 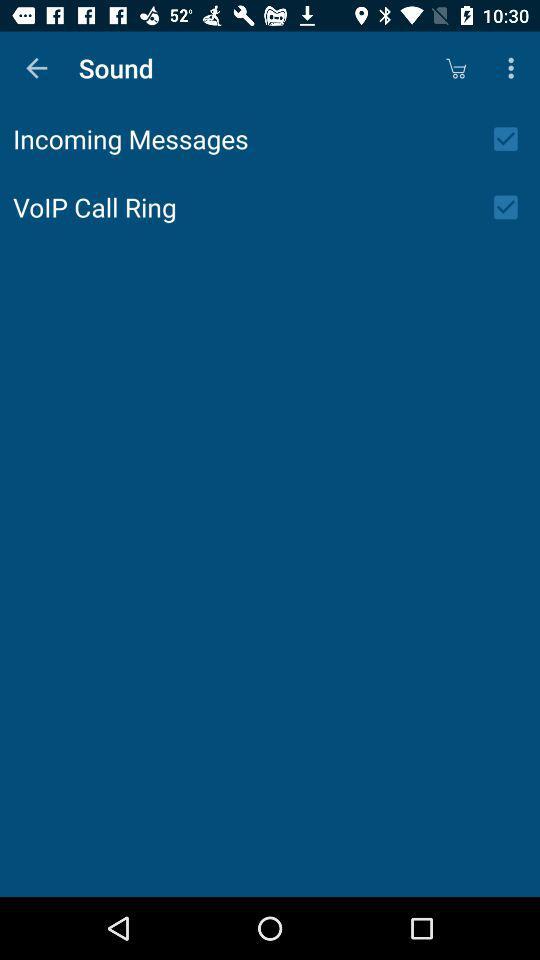 I want to click on the app to the left of the sound item, so click(x=36, y=68).